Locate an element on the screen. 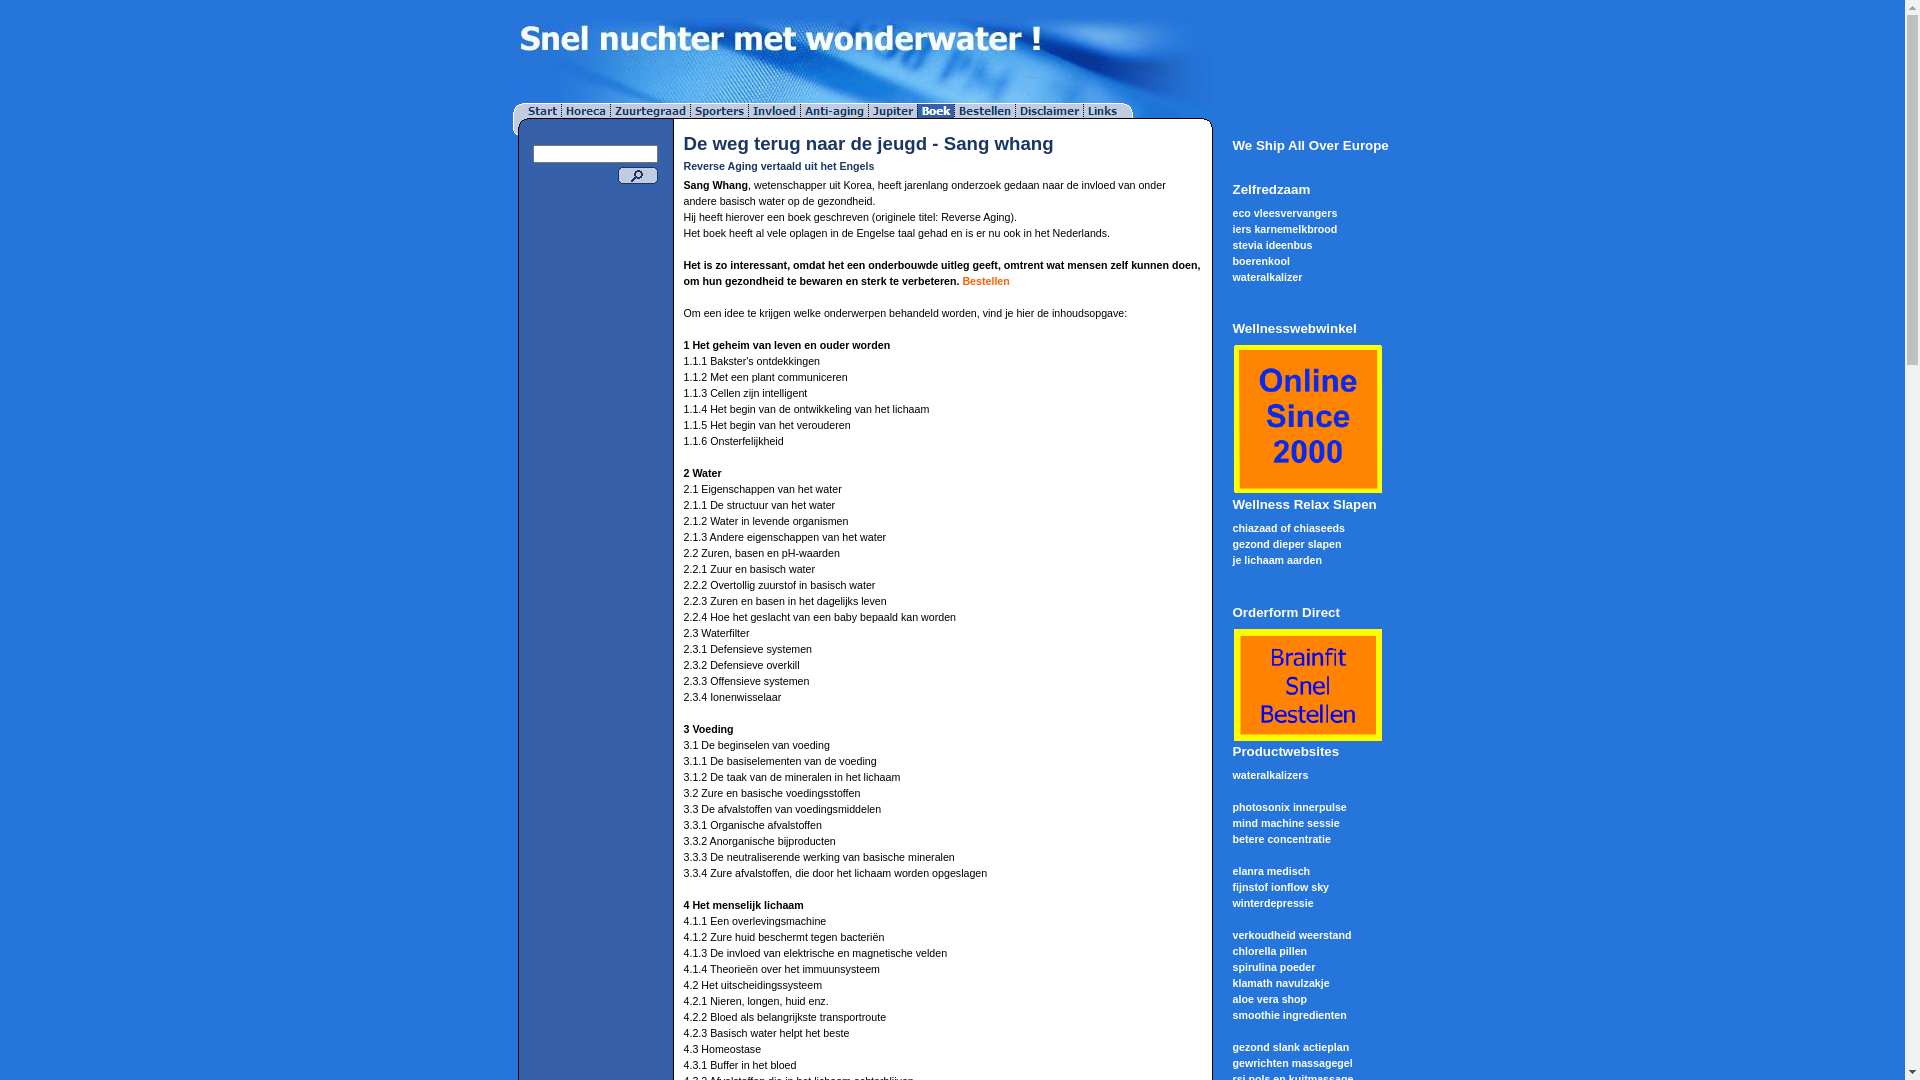 The width and height of the screenshot is (1920, 1080). 'betere concentratie' is located at coordinates (1231, 839).